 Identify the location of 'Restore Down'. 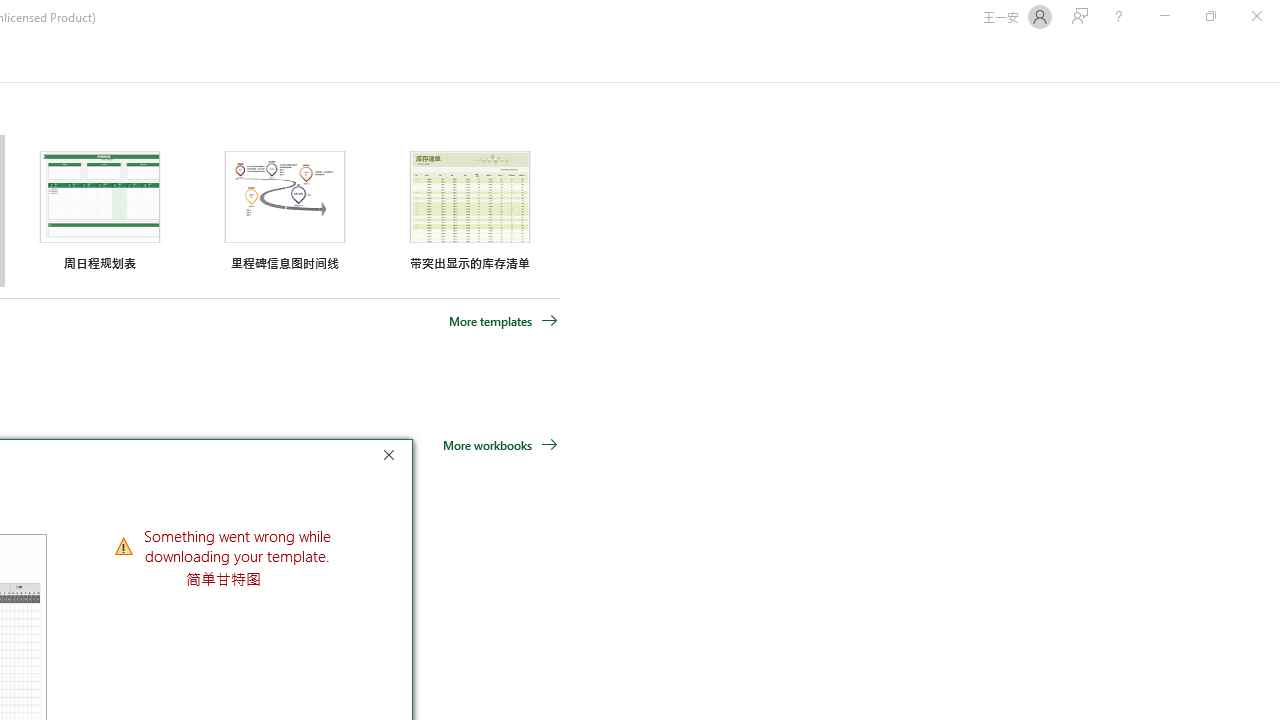
(1209, 16).